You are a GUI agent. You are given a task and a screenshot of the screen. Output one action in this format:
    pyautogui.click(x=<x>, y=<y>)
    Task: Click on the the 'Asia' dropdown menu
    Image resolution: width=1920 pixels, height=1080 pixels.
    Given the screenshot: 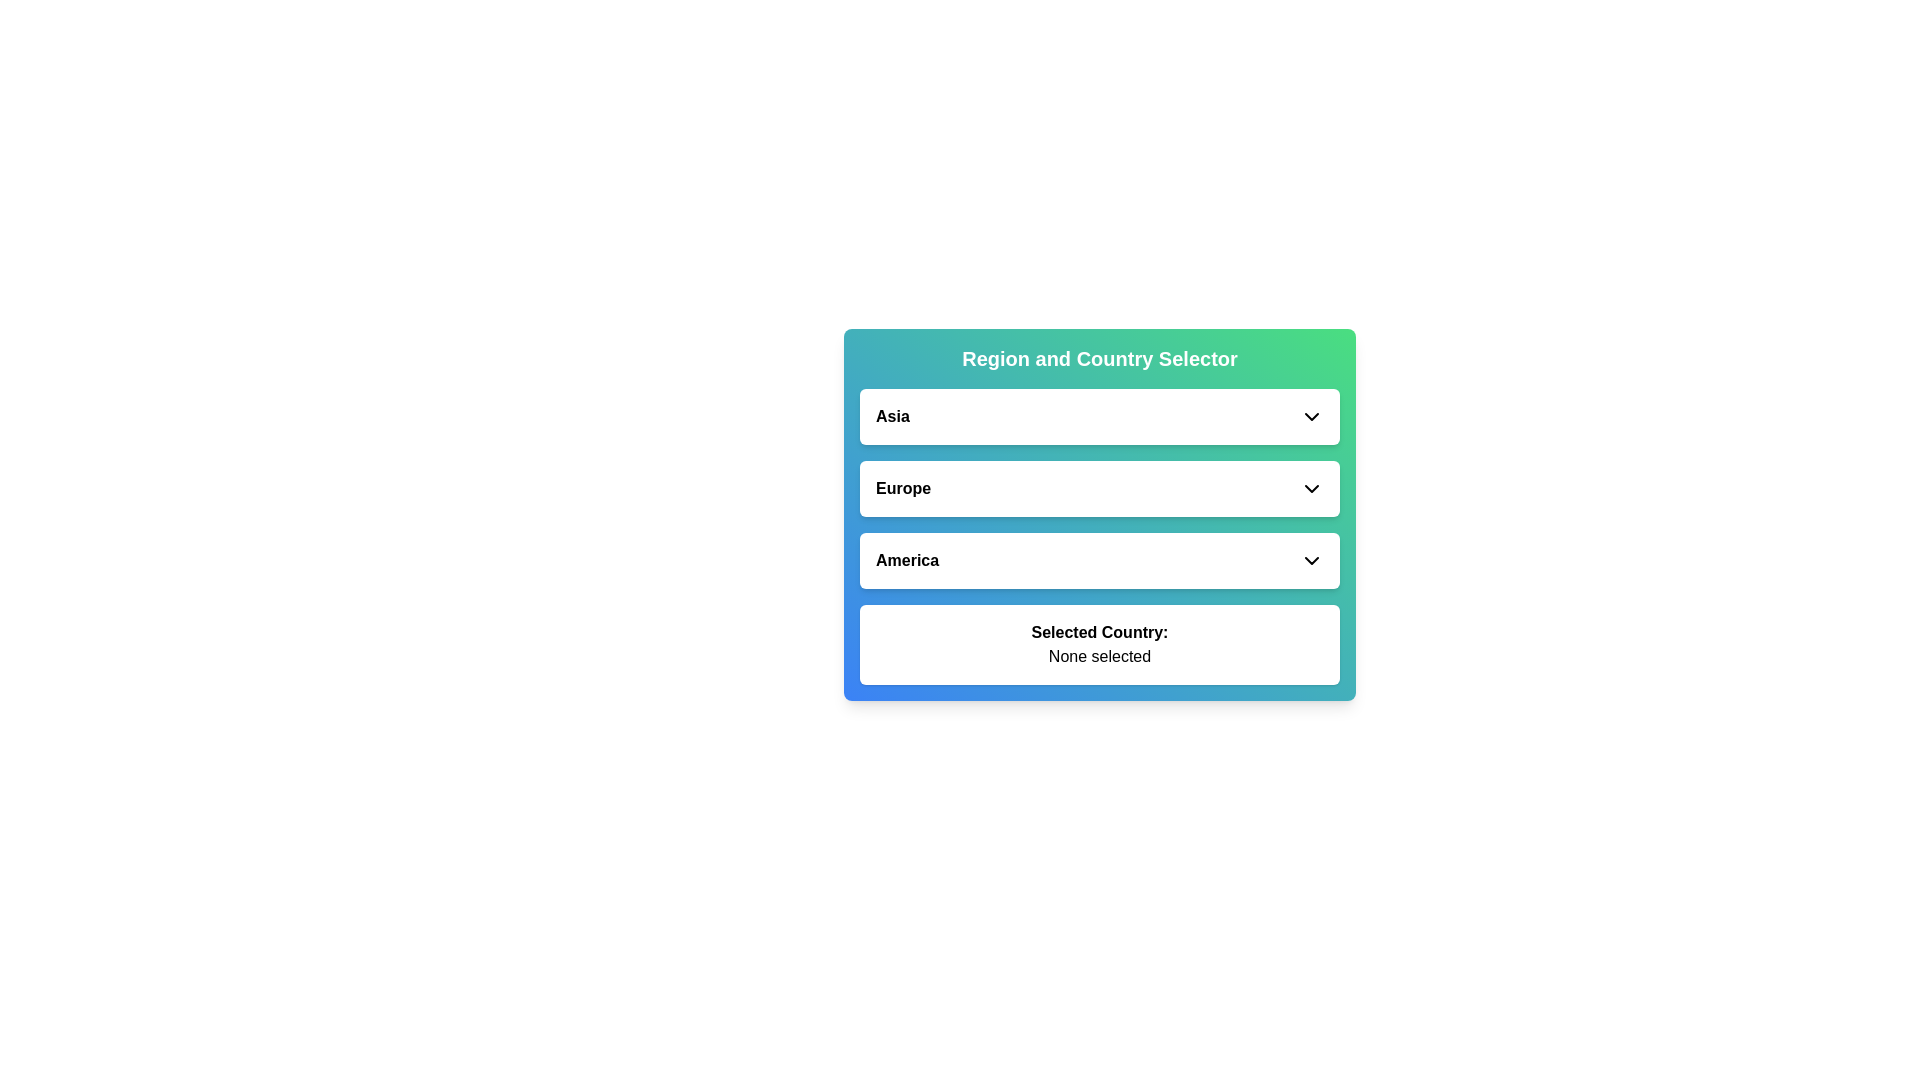 What is the action you would take?
    pyautogui.click(x=1098, y=415)
    